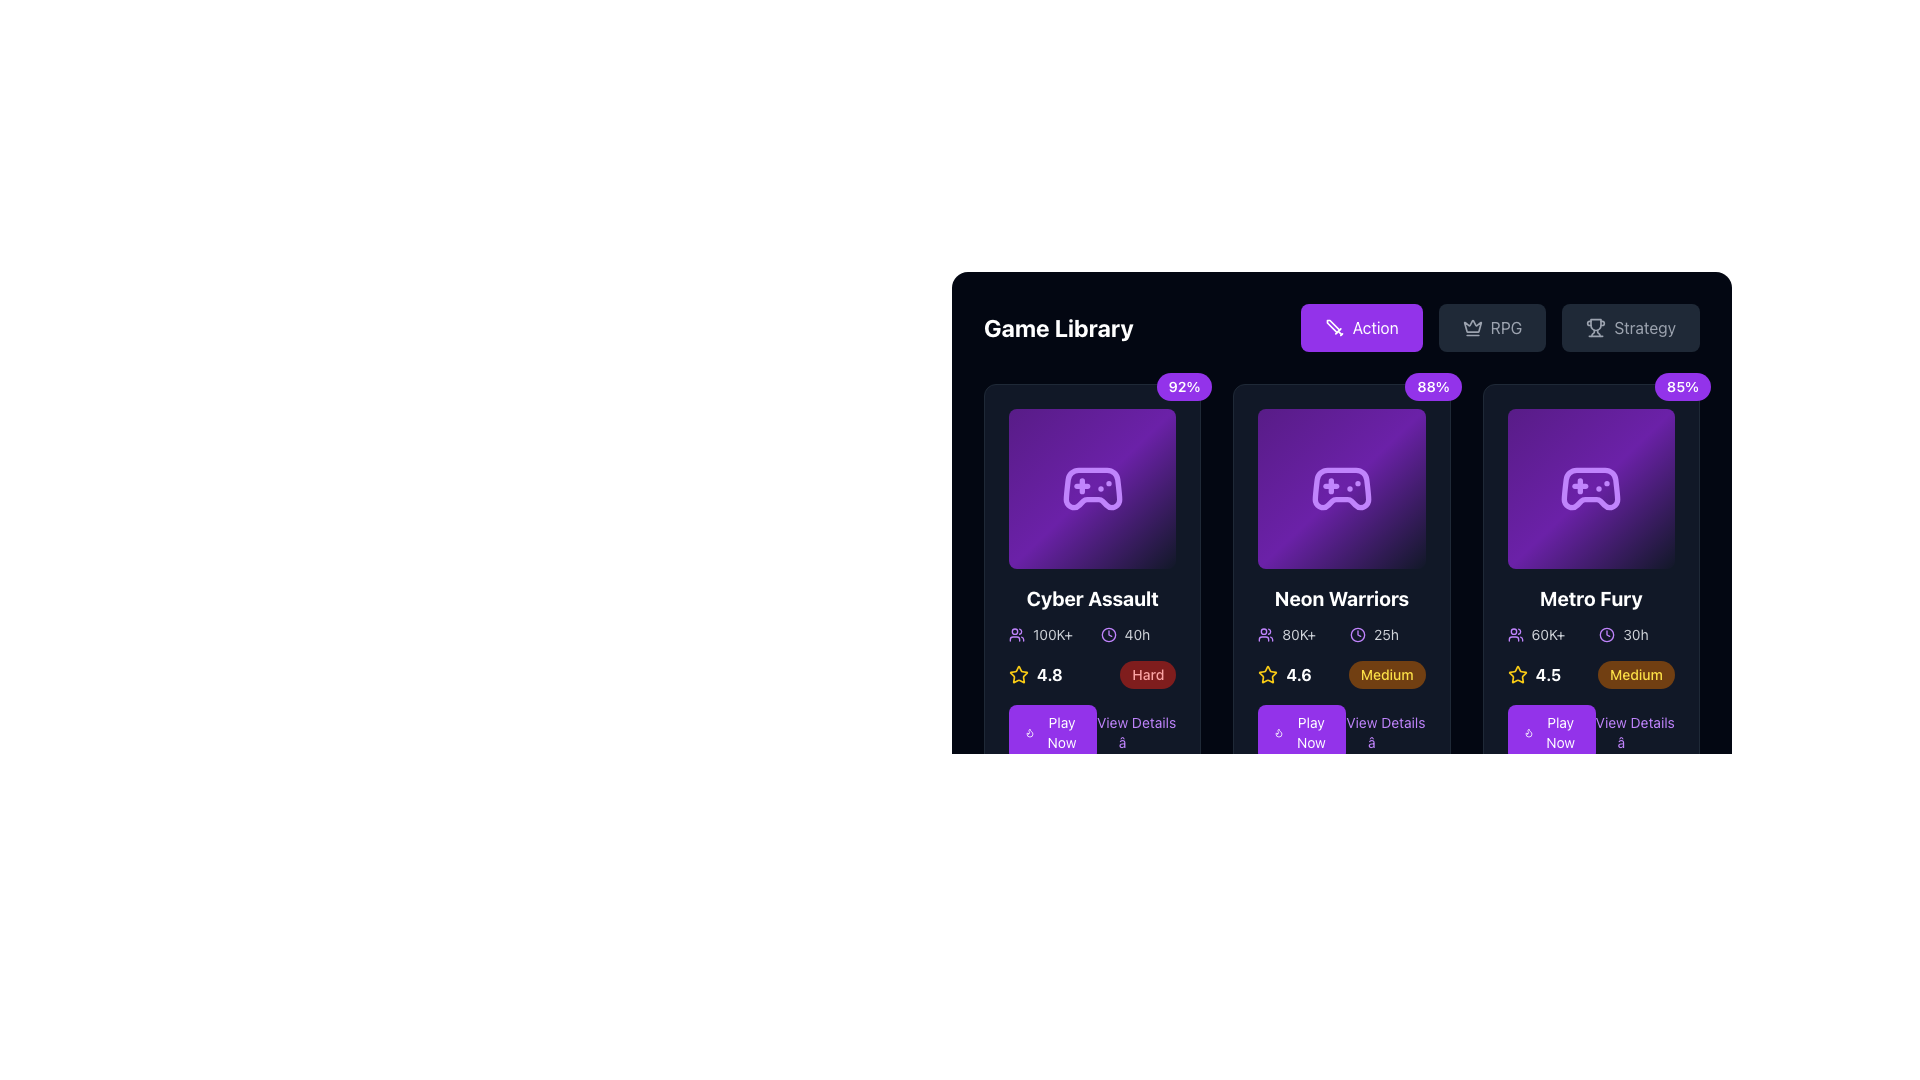 Image resolution: width=1920 pixels, height=1080 pixels. Describe the element at coordinates (1048, 675) in the screenshot. I see `the static text label displaying '4.8' in bold white font, located under the 'Cyber Assault' game card and adjacent to the yellow star icon` at that location.